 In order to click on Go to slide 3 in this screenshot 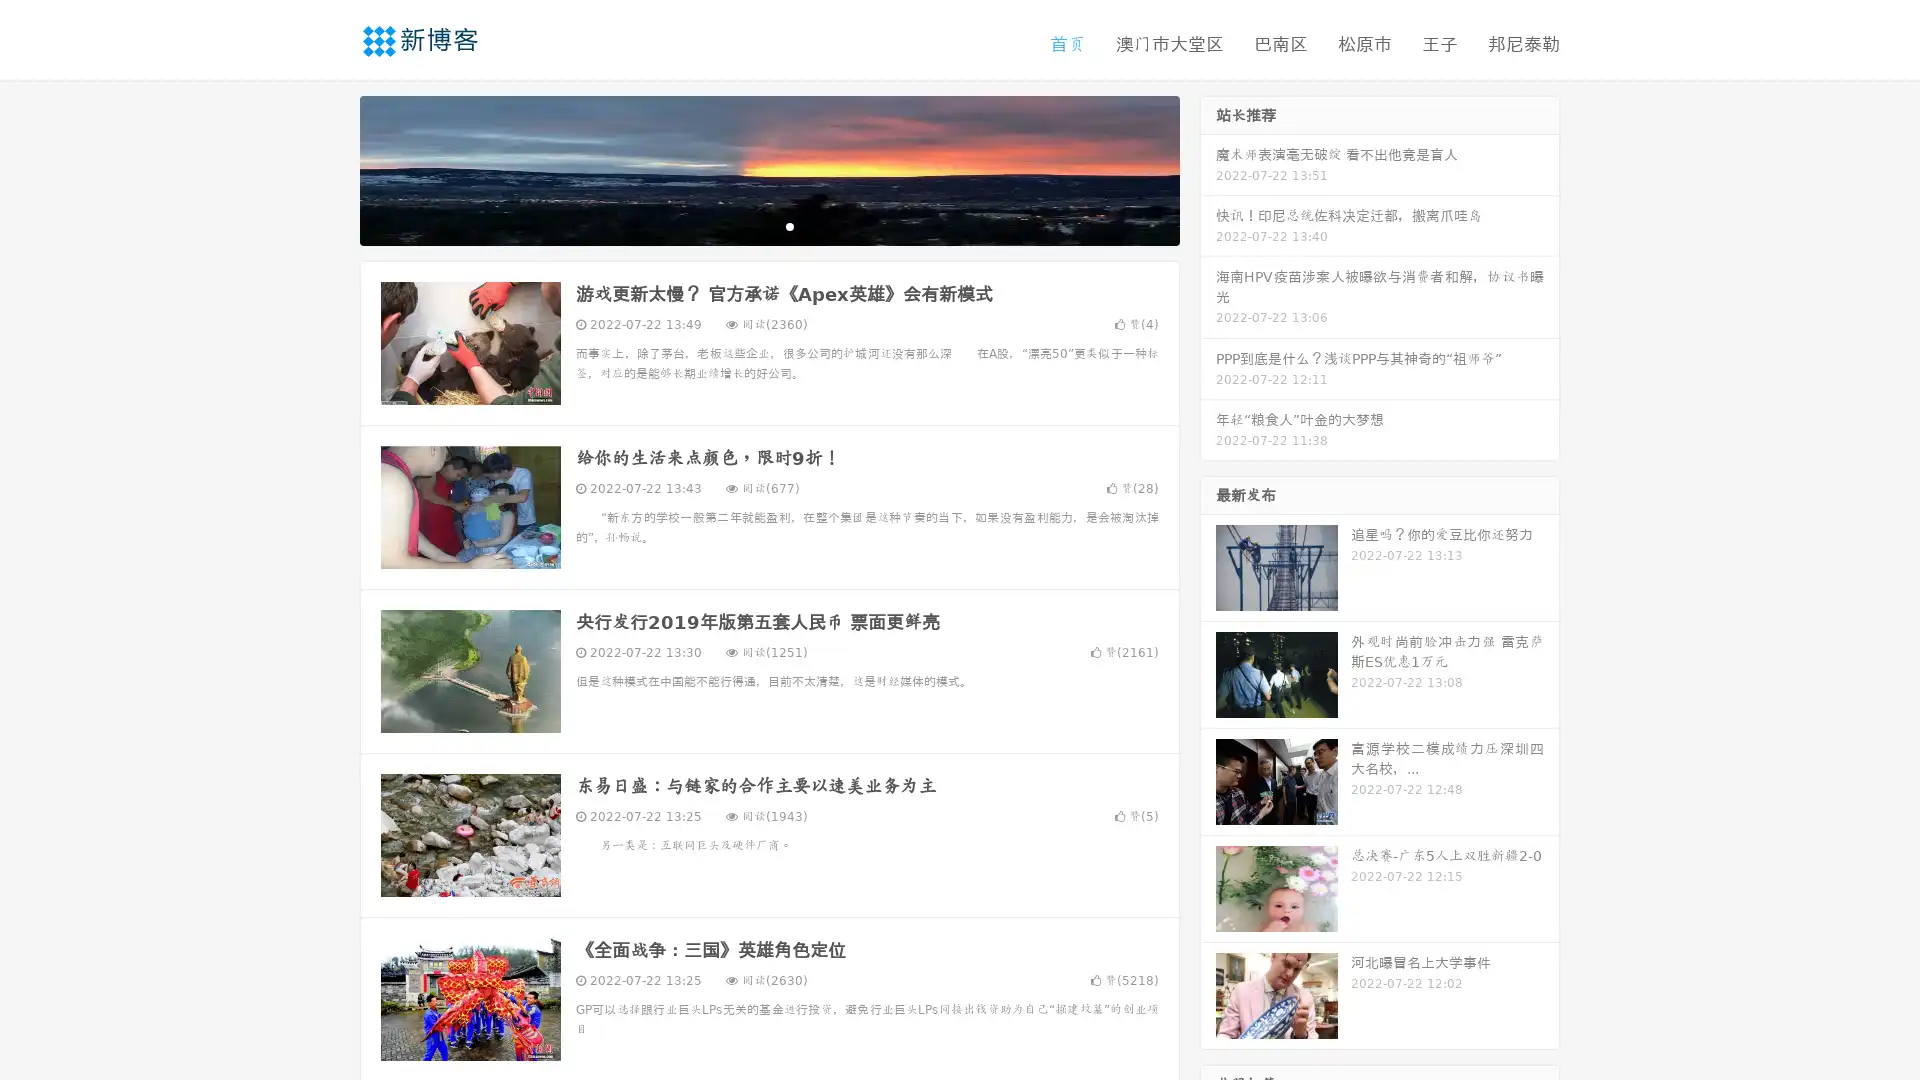, I will do `click(789, 225)`.